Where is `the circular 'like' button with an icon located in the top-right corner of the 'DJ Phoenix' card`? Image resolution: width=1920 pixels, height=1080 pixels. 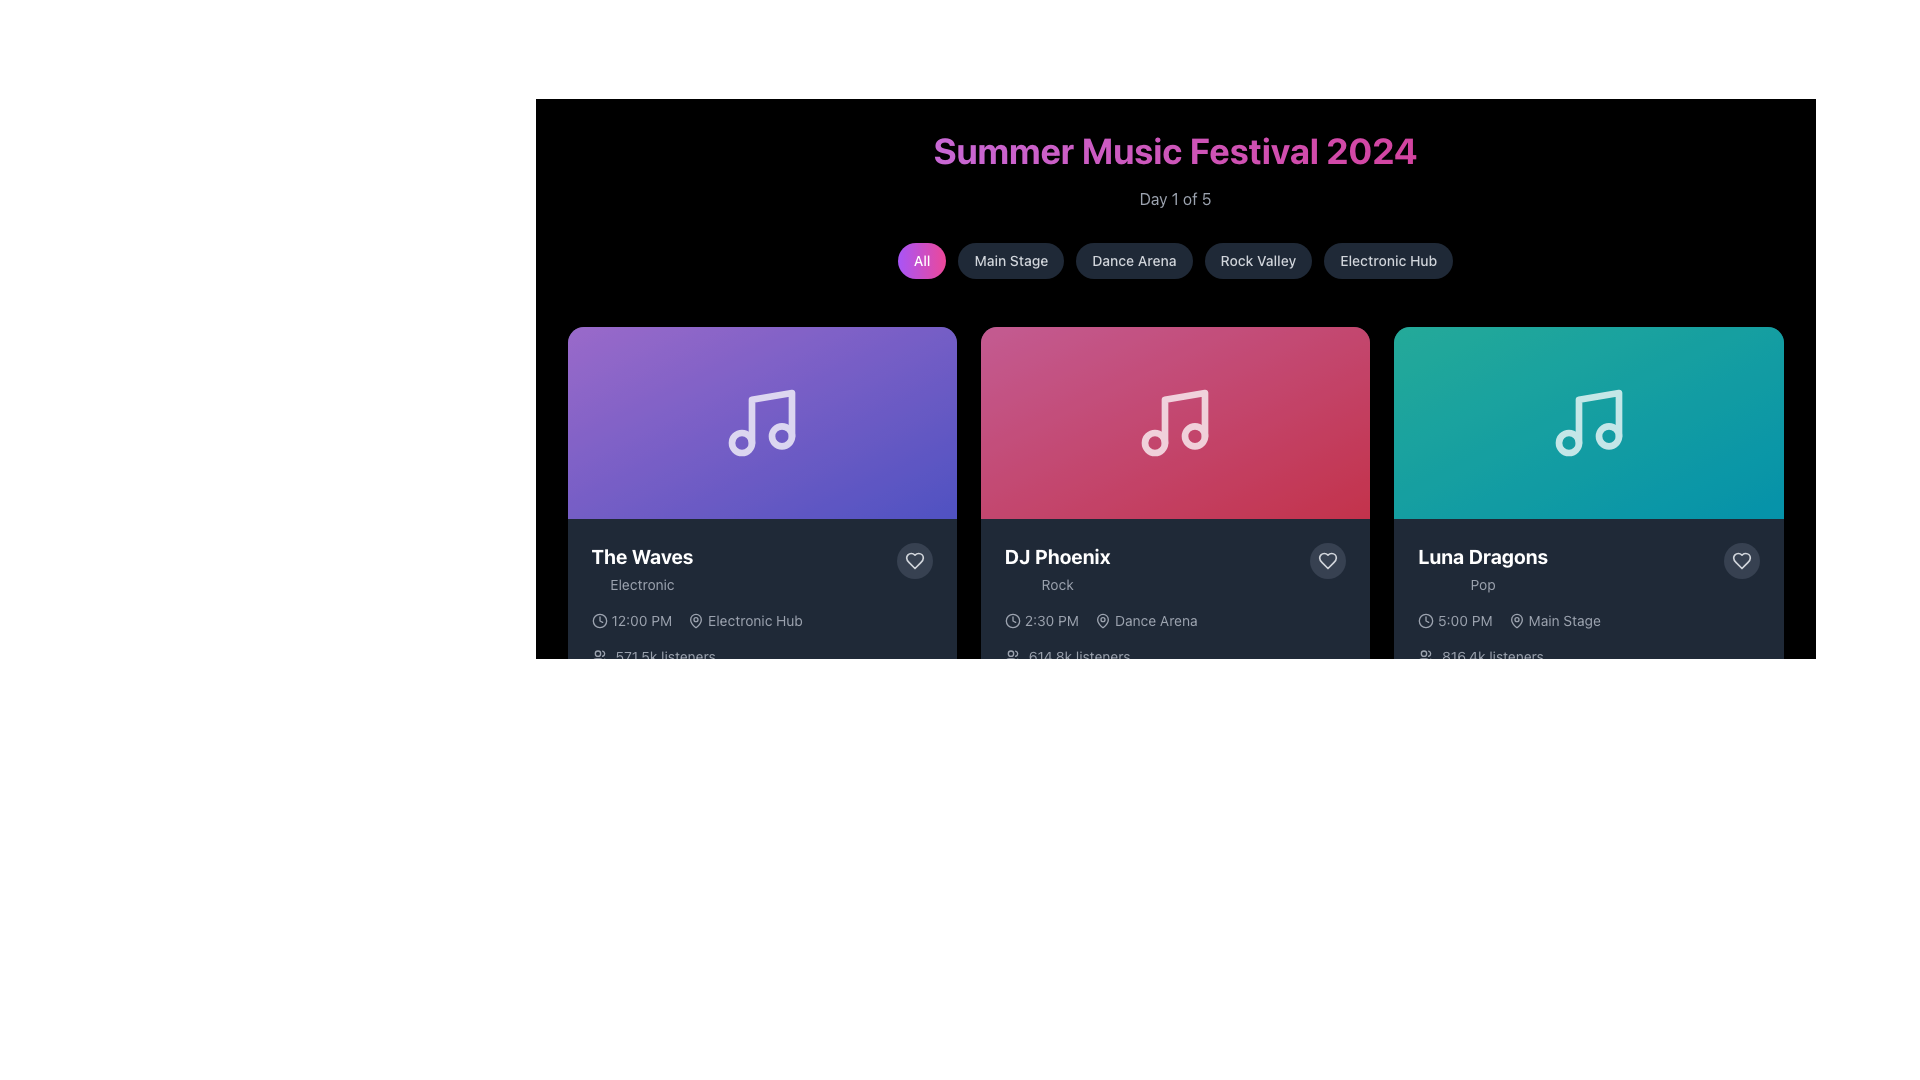
the circular 'like' button with an icon located in the top-right corner of the 'DJ Phoenix' card is located at coordinates (1328, 560).